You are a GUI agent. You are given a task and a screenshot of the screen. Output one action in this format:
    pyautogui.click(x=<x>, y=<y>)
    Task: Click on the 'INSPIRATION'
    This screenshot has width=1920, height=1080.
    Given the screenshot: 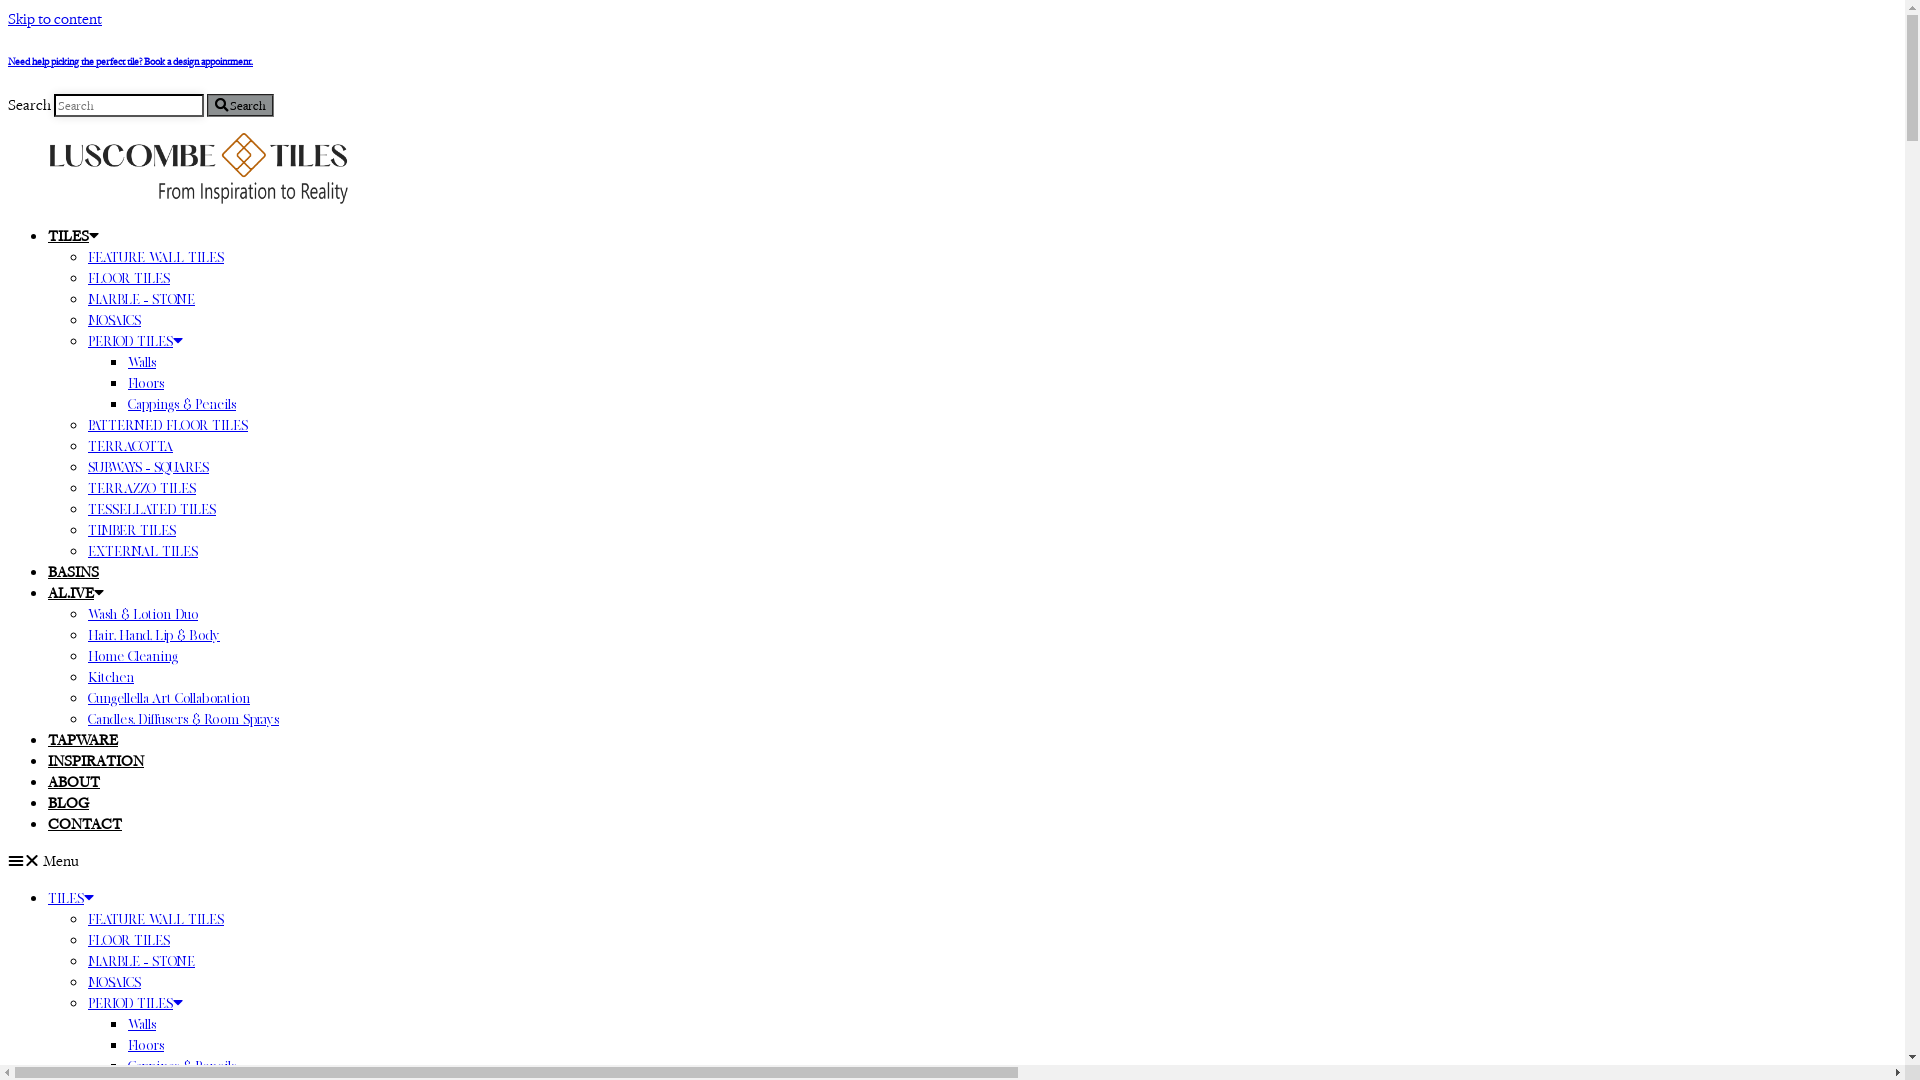 What is the action you would take?
    pyautogui.click(x=48, y=760)
    